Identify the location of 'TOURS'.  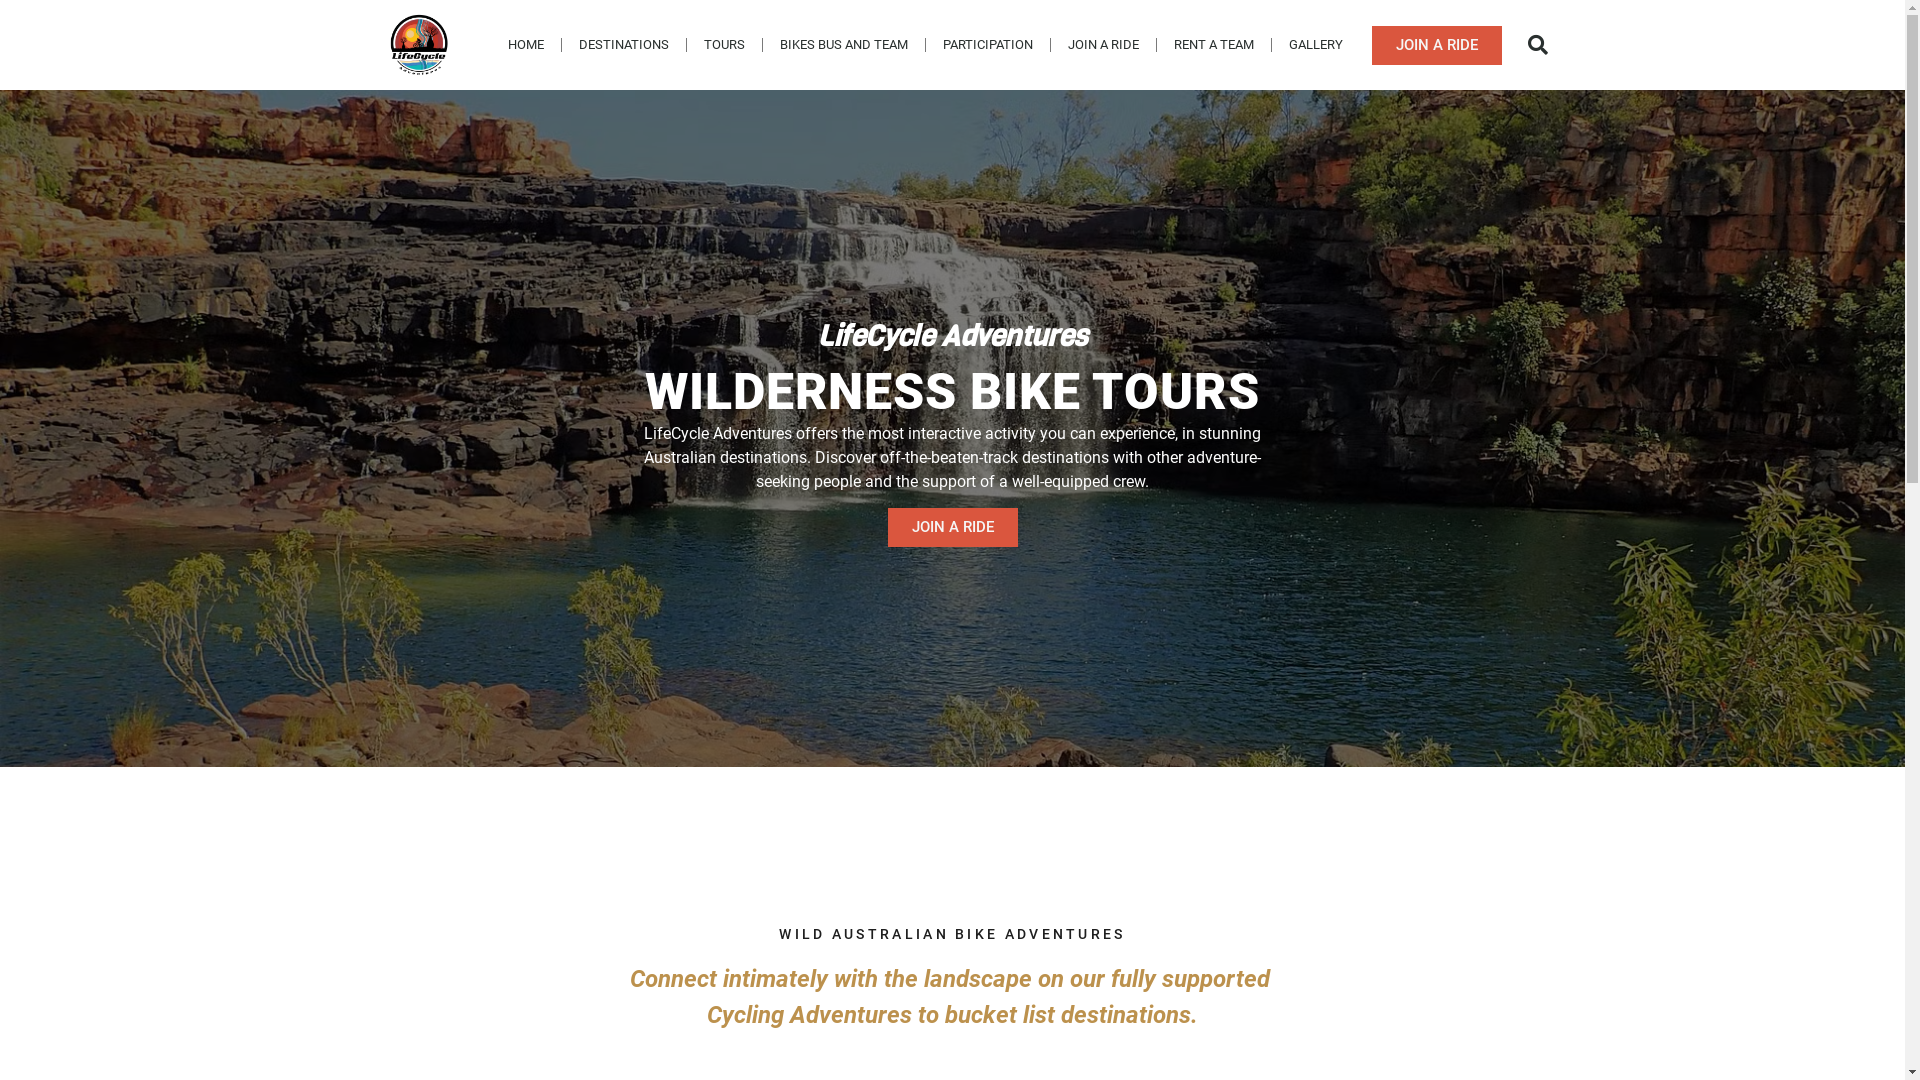
(686, 45).